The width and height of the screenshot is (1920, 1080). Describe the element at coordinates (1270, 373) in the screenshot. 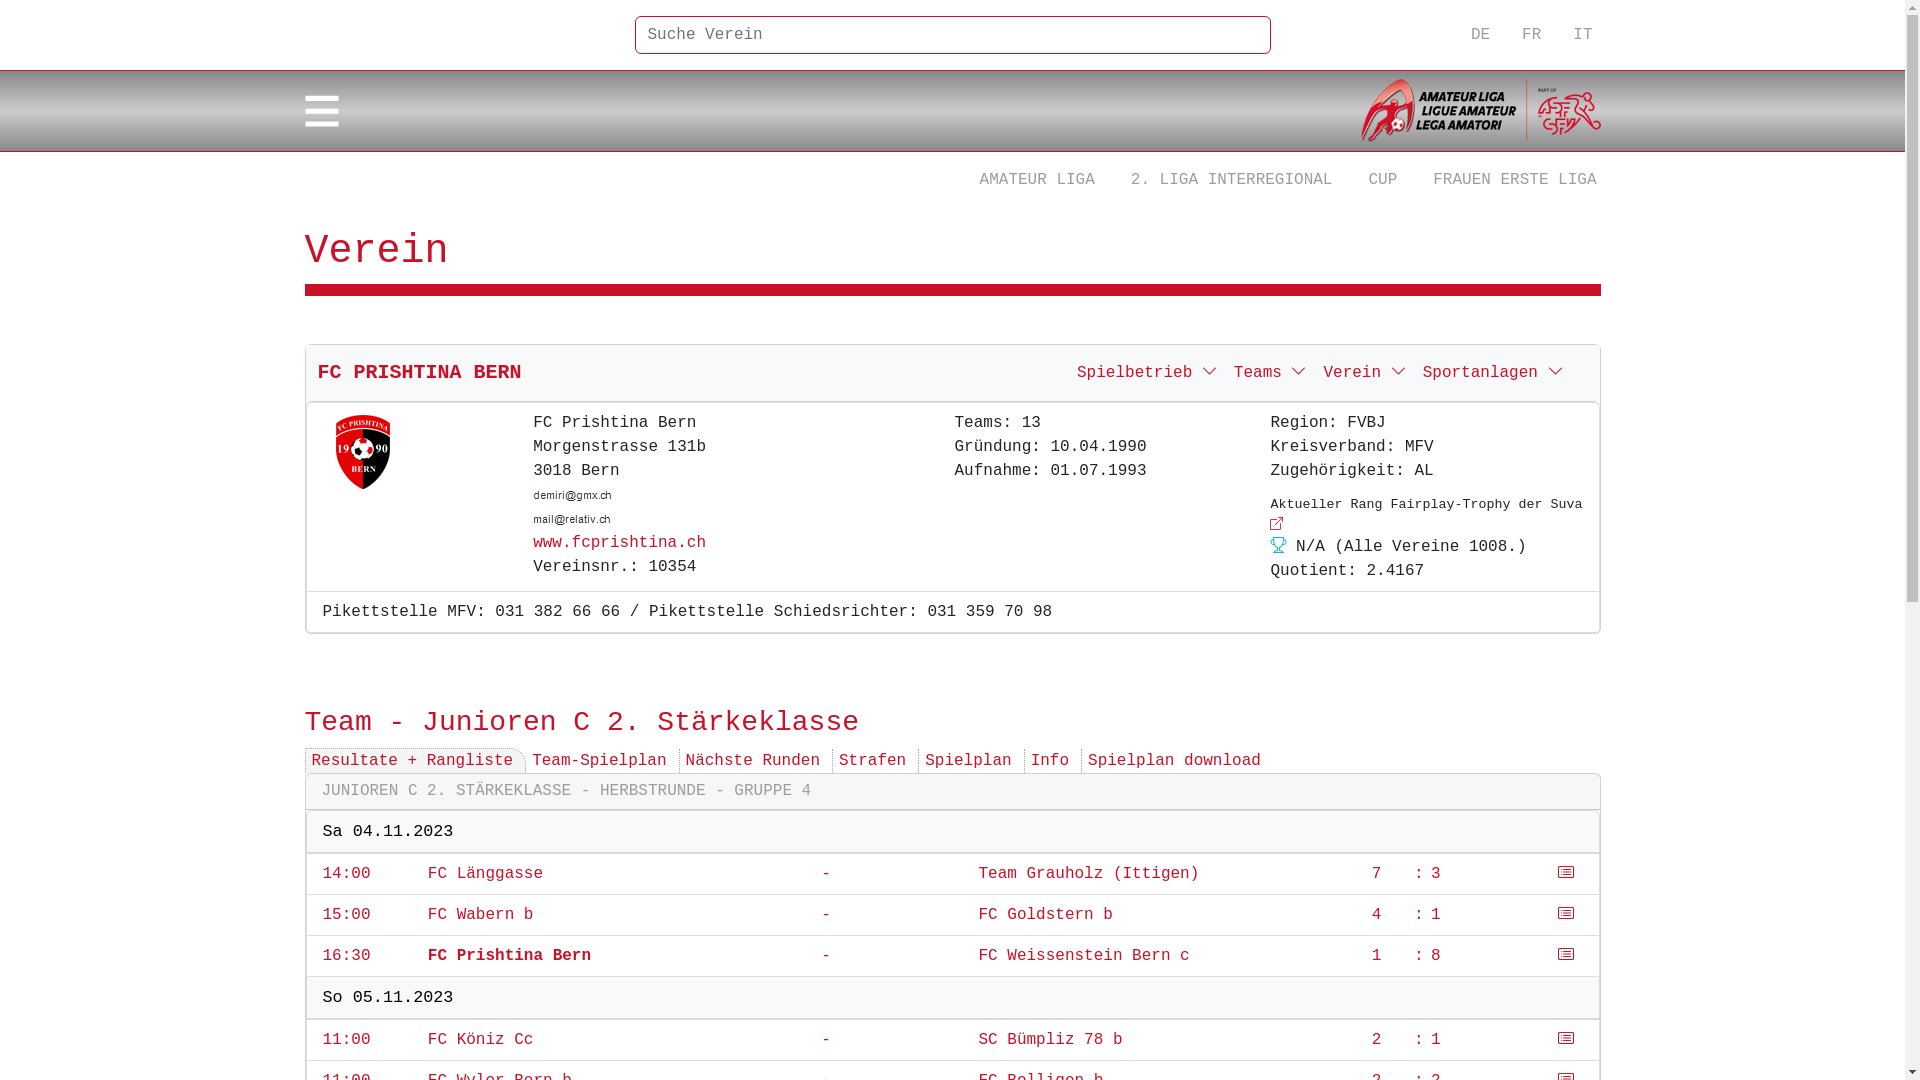

I see `'Teams'` at that location.